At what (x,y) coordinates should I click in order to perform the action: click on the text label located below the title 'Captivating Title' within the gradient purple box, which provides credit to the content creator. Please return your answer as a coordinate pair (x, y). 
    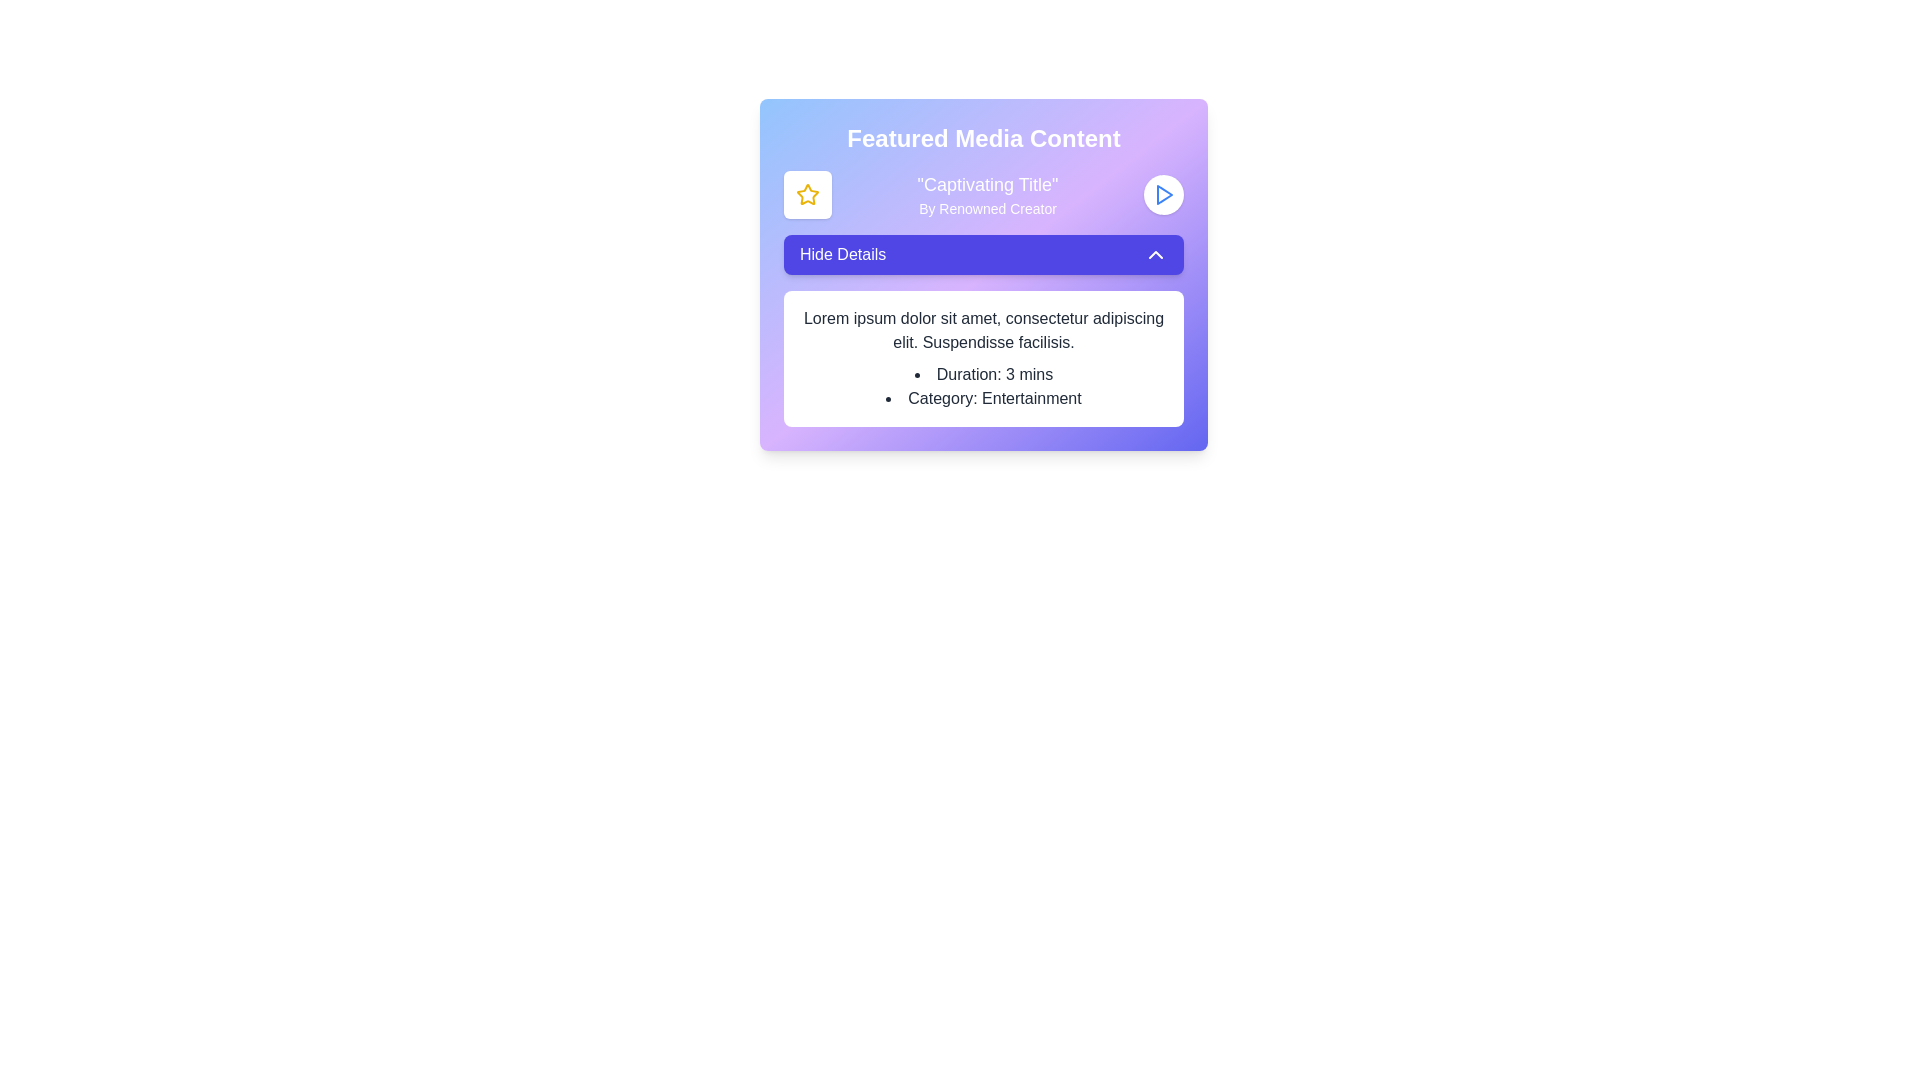
    Looking at the image, I should click on (988, 208).